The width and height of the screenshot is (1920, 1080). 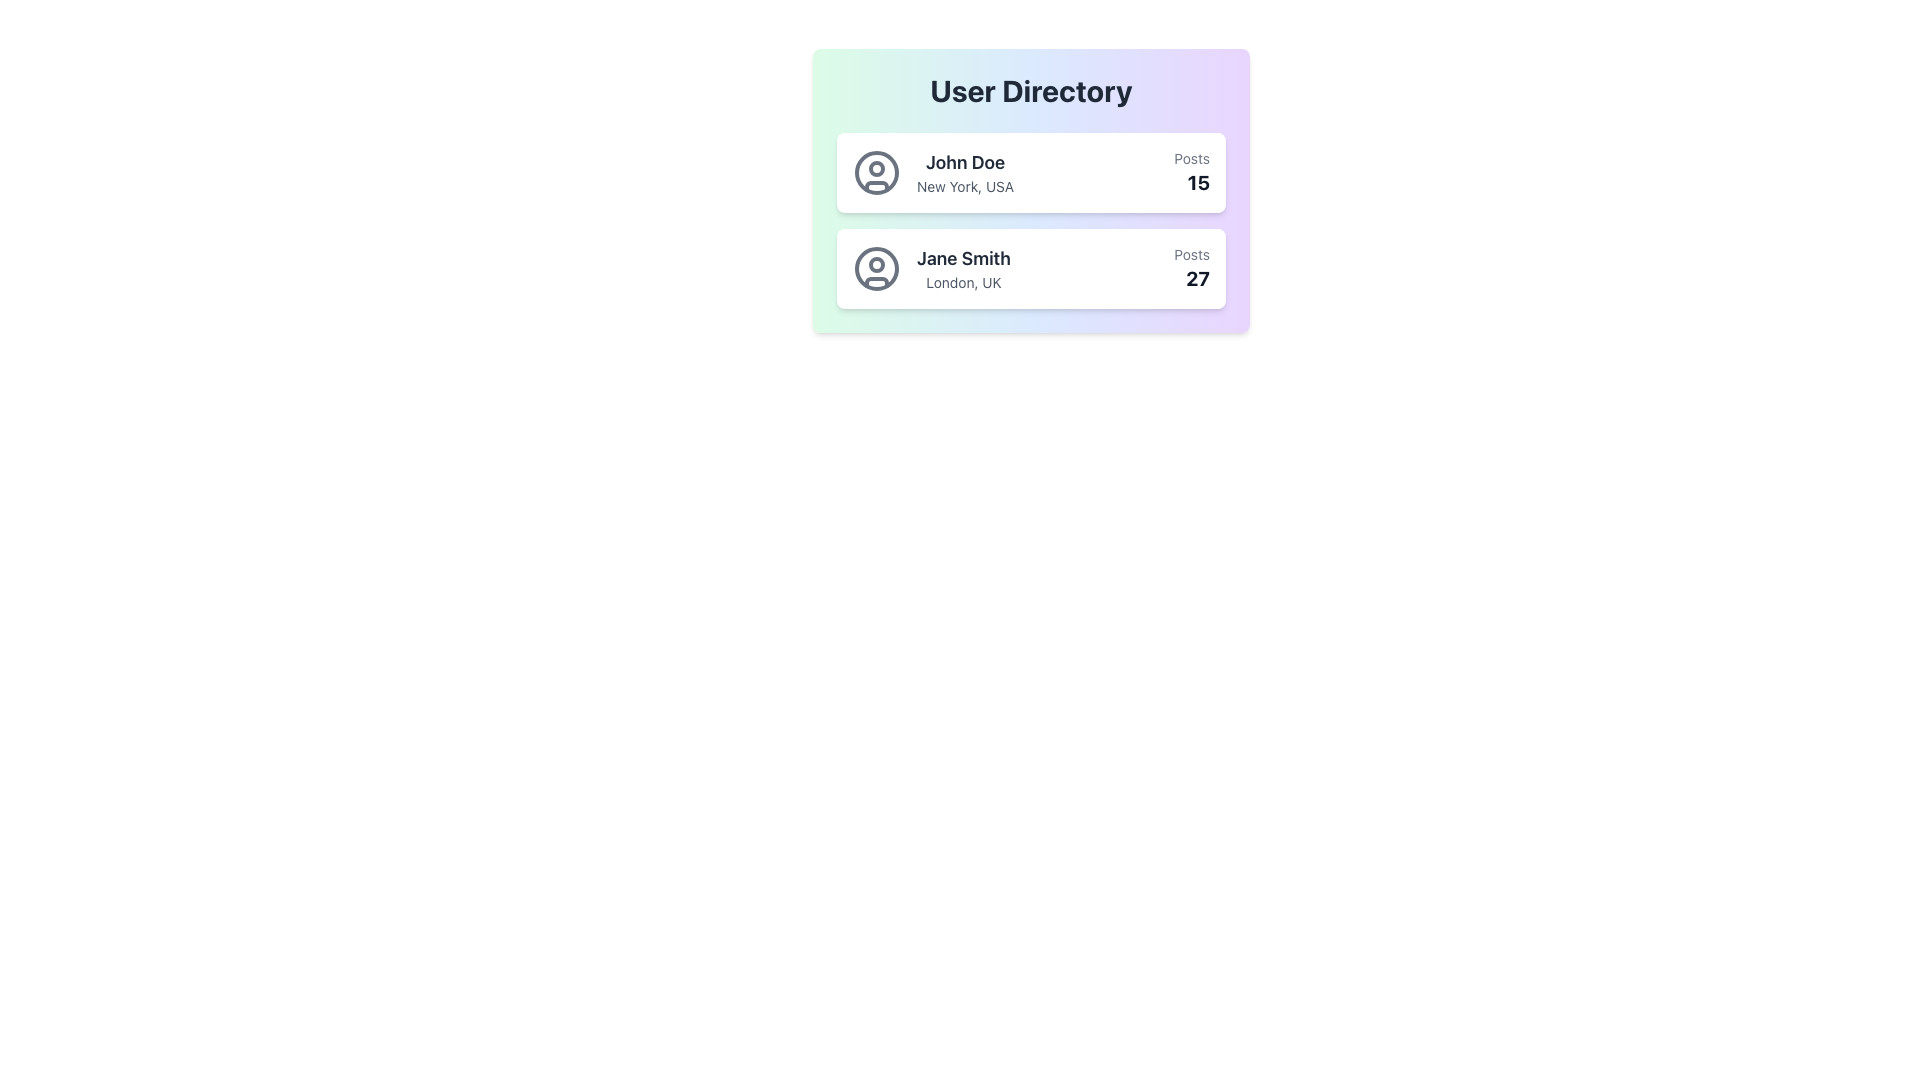 I want to click on the text element displaying '27', which is styled in bold, larger size, and dark gray color, positioned below the 'Posts' label in the section related to 'Jane Smith', so click(x=1192, y=278).